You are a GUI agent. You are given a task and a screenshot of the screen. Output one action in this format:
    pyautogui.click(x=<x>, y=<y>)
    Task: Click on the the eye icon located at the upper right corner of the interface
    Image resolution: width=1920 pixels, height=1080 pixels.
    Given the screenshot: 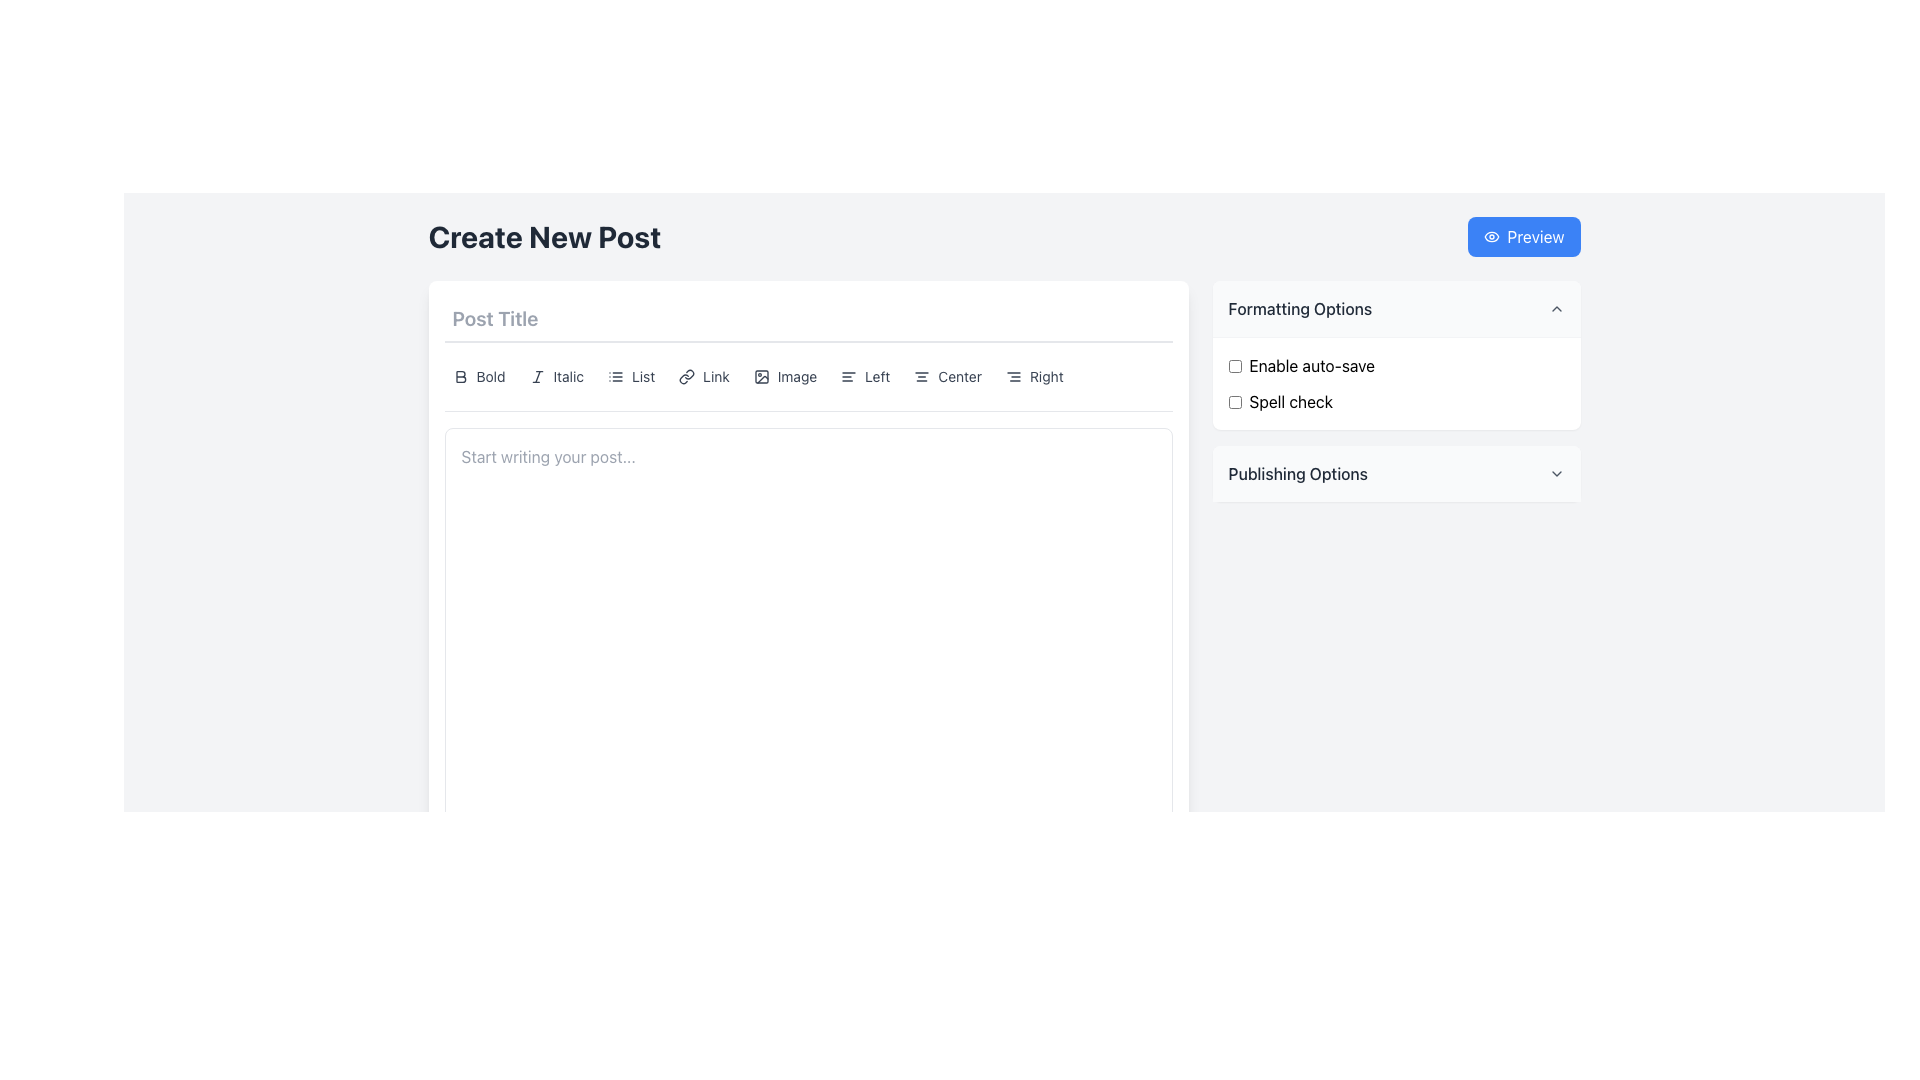 What is the action you would take?
    pyautogui.click(x=1491, y=235)
    